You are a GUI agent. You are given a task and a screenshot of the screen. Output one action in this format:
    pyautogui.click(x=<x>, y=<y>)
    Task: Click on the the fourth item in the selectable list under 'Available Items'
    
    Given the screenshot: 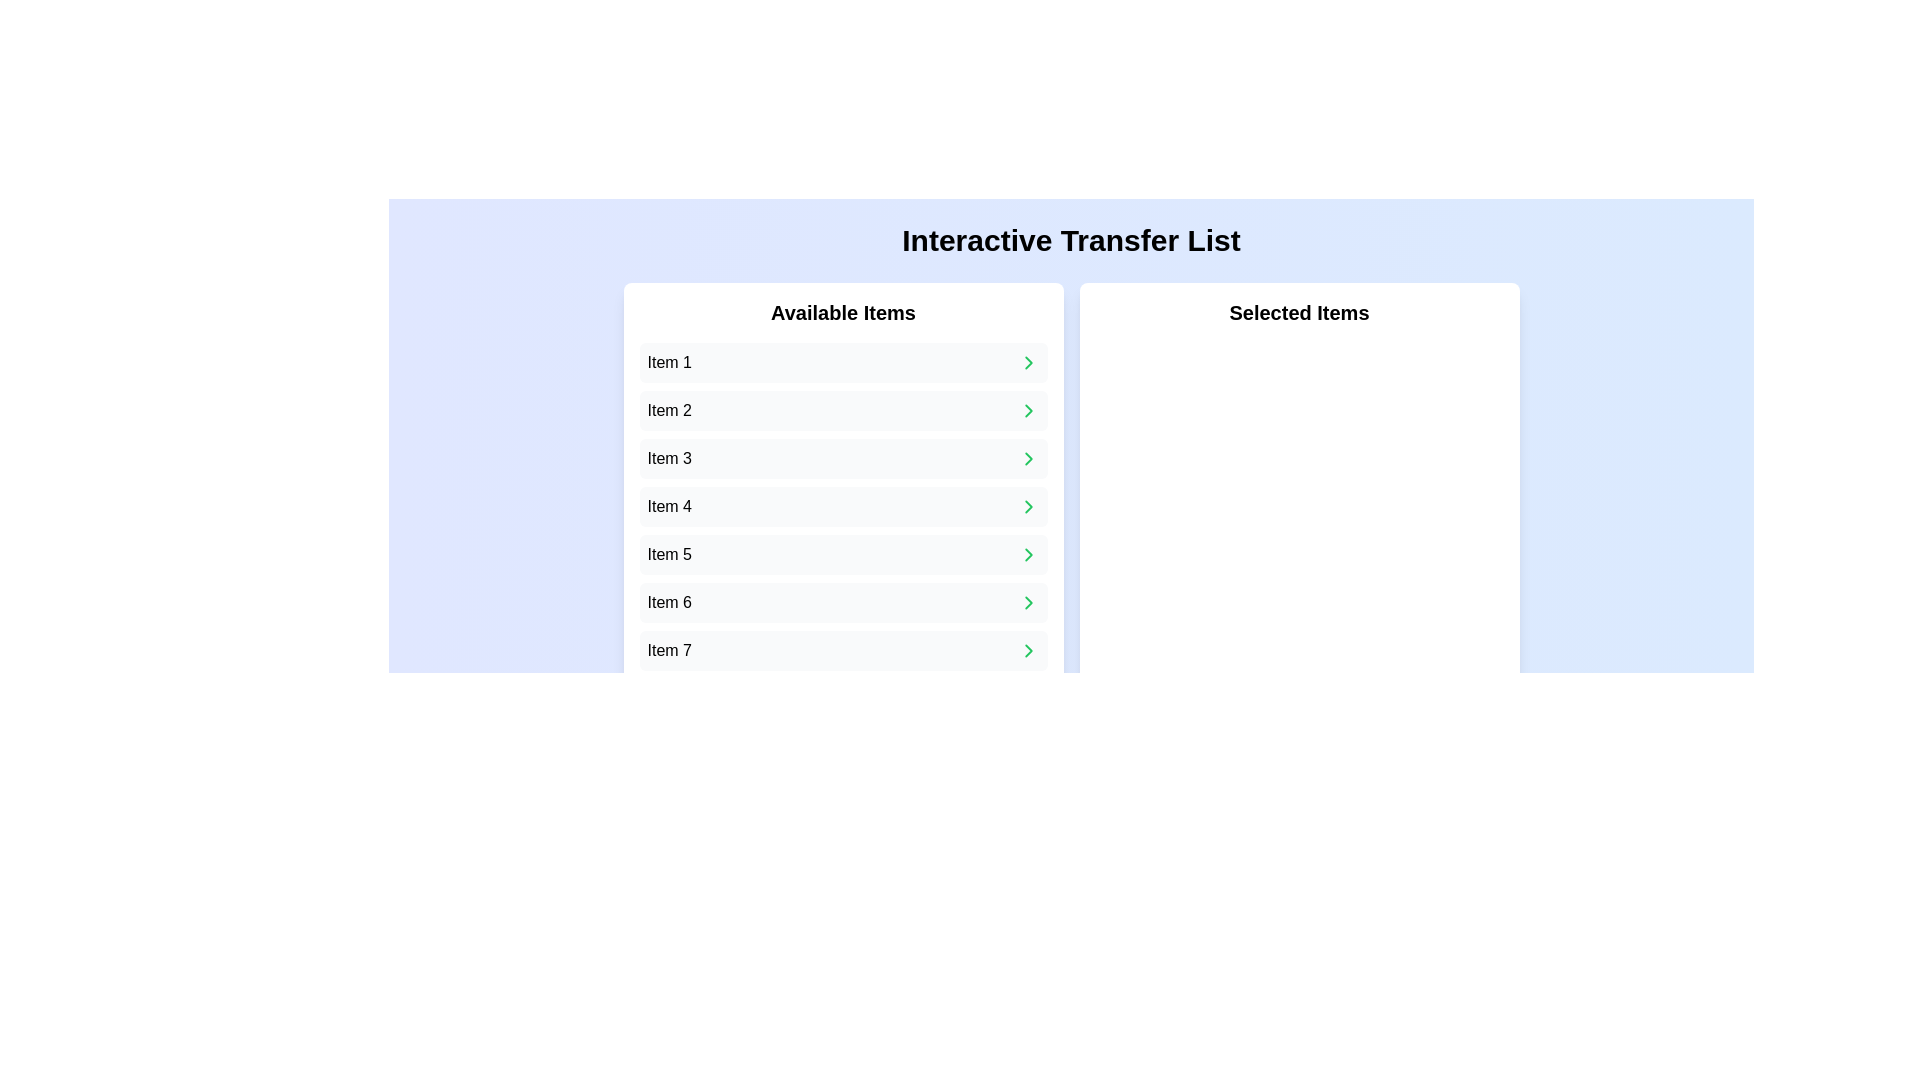 What is the action you would take?
    pyautogui.click(x=843, y=505)
    